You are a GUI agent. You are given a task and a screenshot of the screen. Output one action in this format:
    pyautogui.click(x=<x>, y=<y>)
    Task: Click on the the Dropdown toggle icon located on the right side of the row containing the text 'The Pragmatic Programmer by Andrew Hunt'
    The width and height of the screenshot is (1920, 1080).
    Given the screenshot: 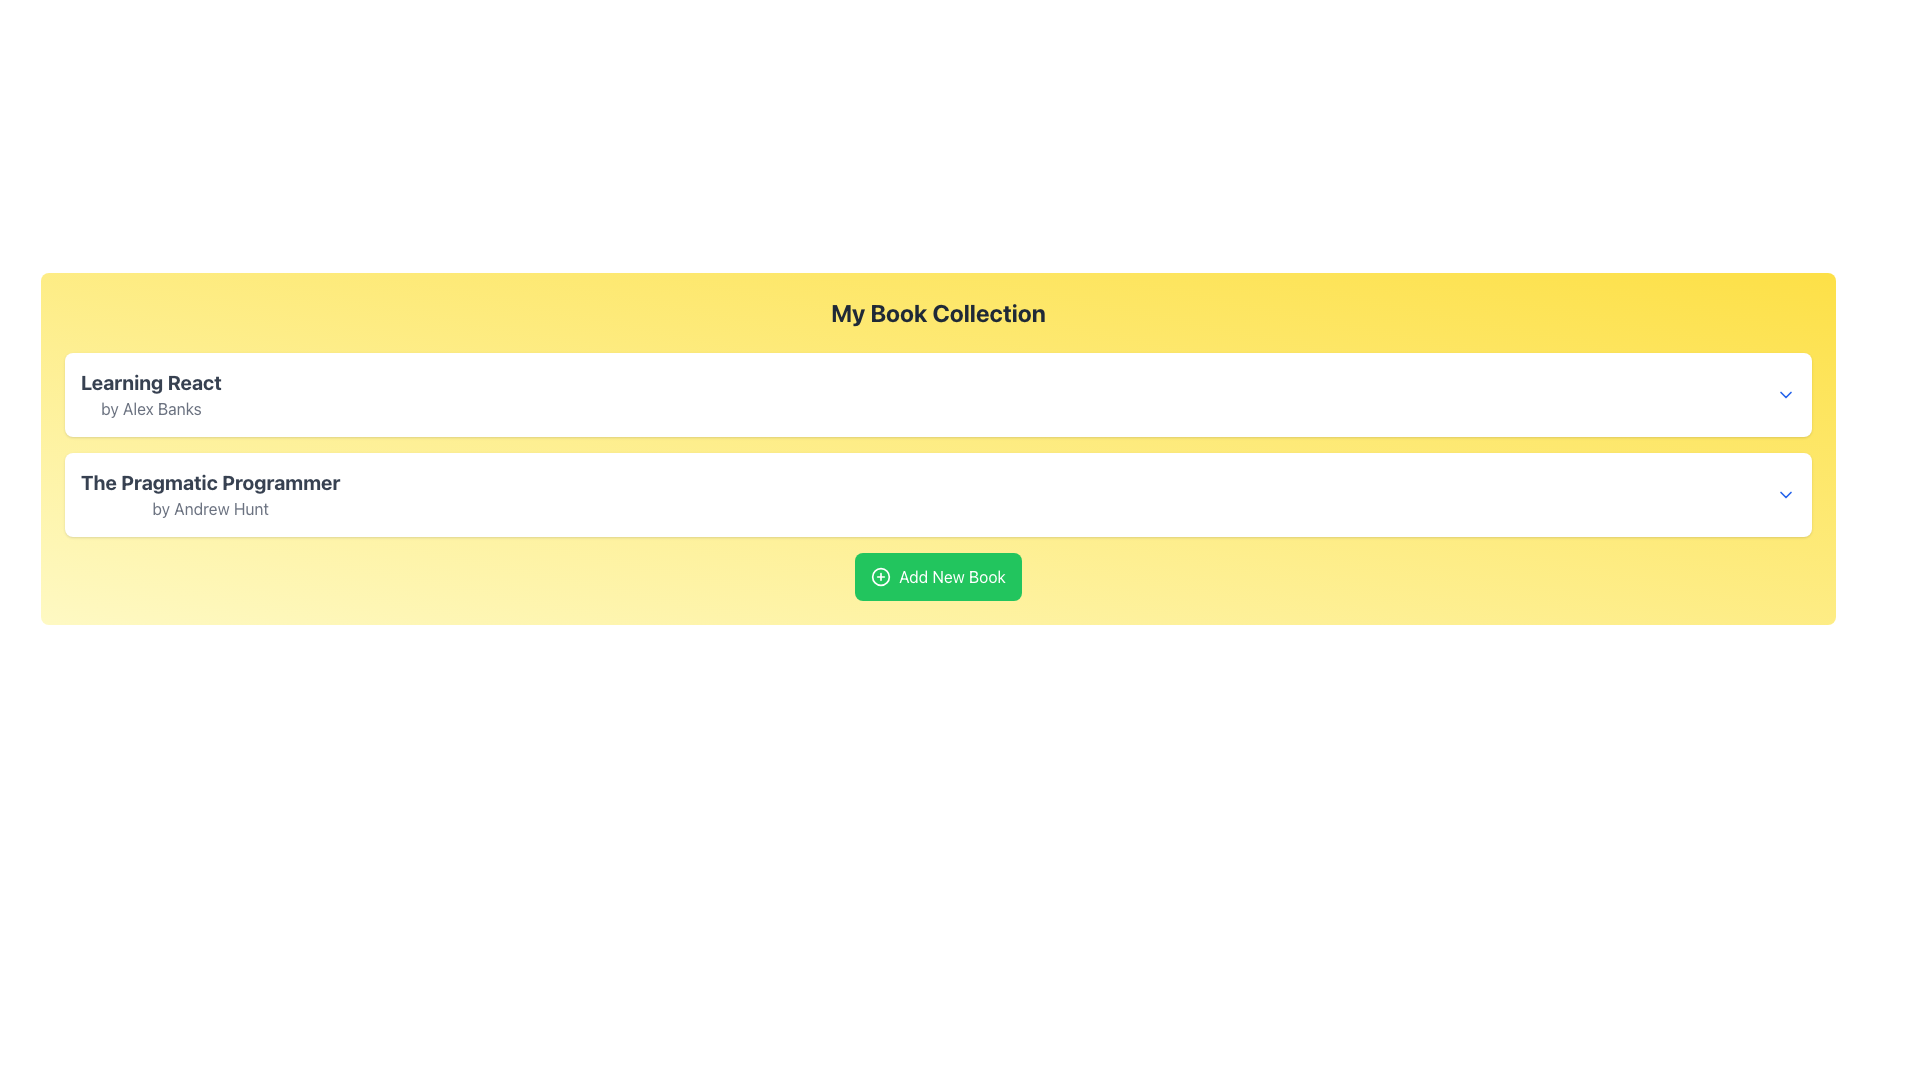 What is the action you would take?
    pyautogui.click(x=1785, y=494)
    